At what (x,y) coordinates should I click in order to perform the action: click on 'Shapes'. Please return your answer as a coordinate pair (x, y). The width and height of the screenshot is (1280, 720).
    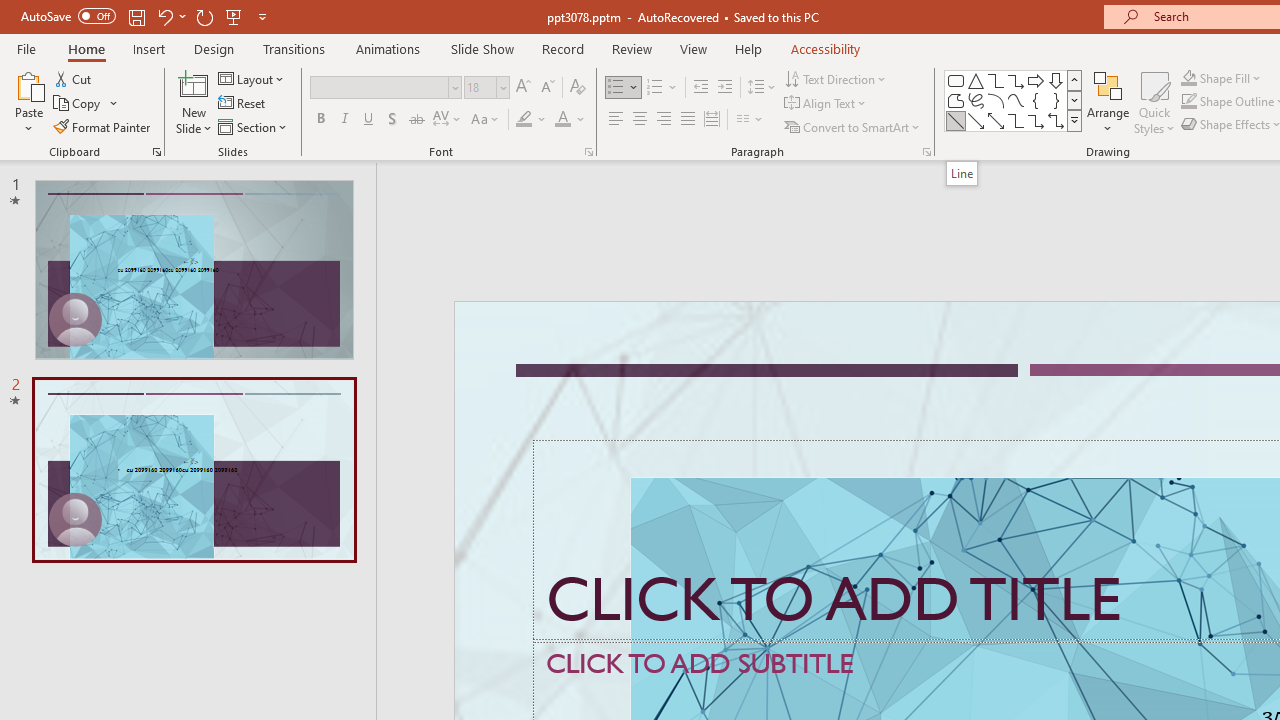
    Looking at the image, I should click on (1073, 120).